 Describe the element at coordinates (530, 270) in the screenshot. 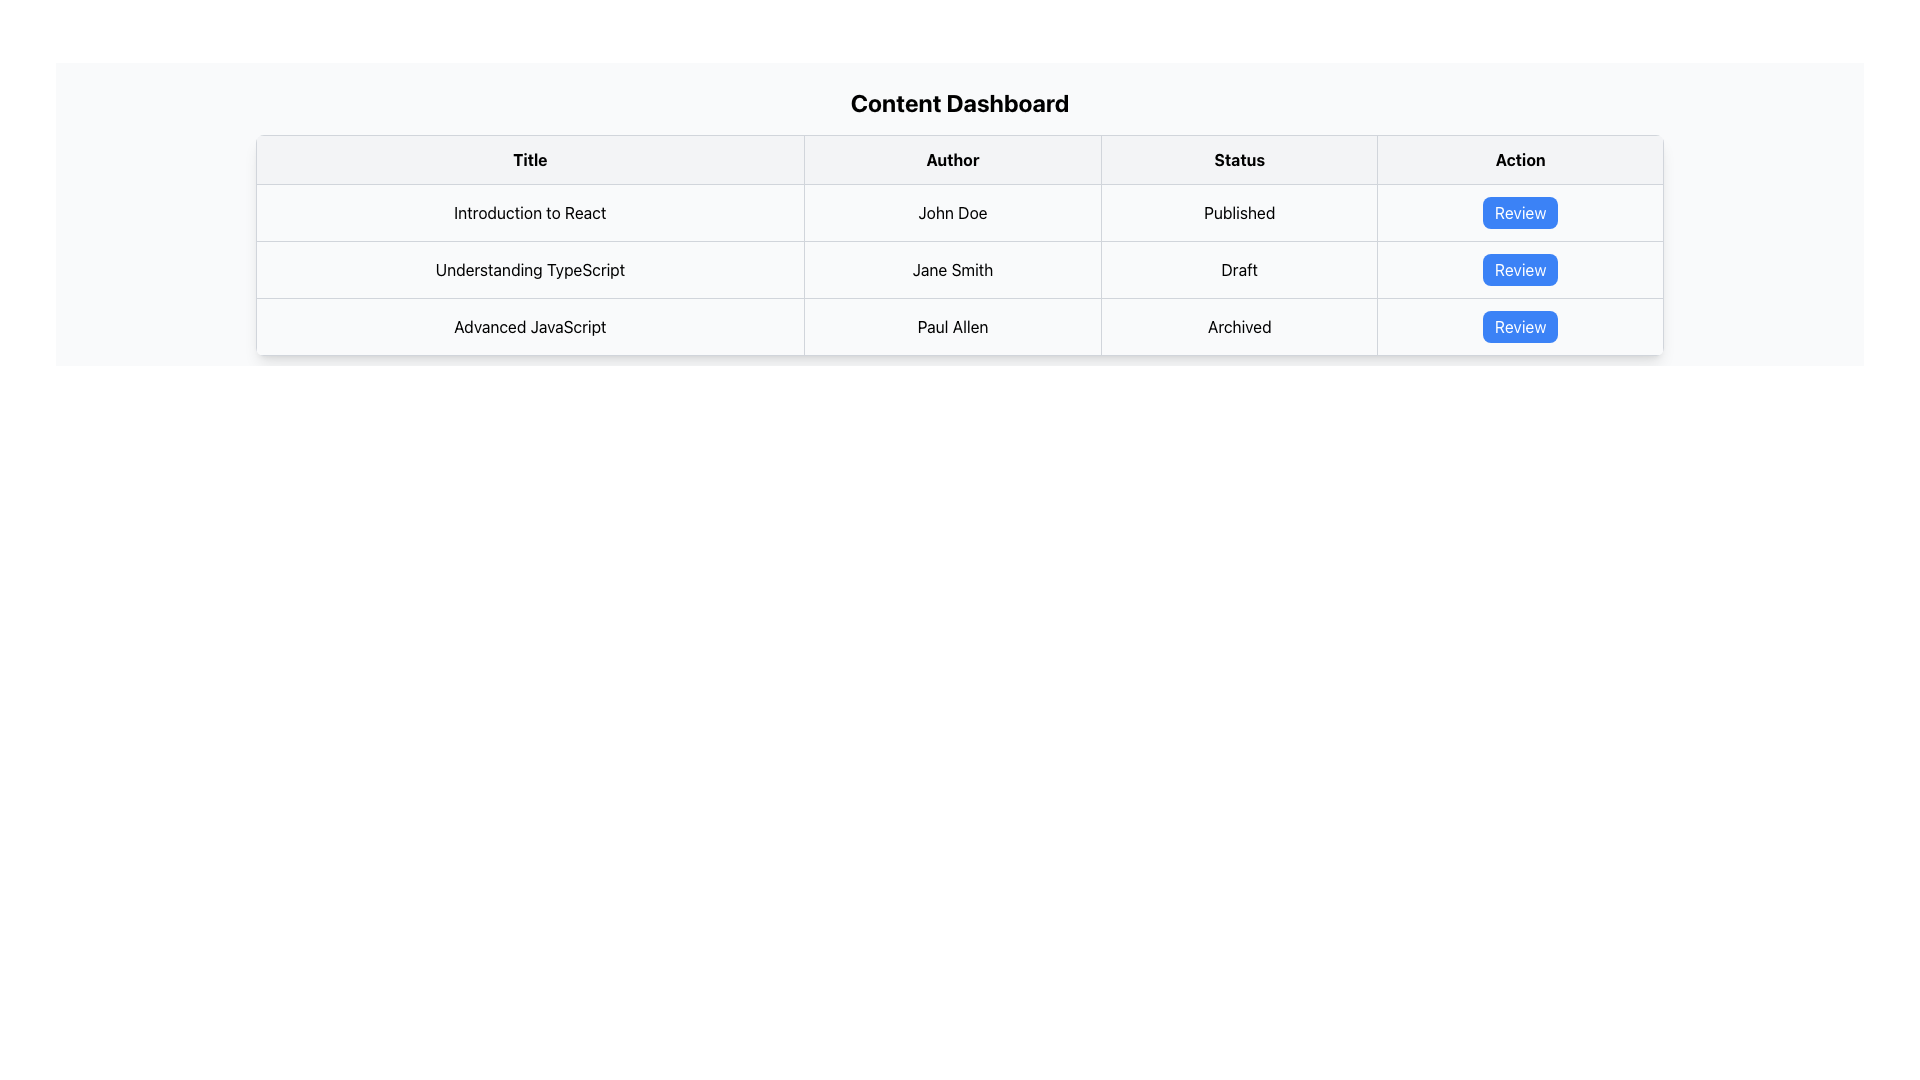

I see `the Table Cell in the second row under the 'Title' column that represents the title of a content item in the content dashboard` at that location.